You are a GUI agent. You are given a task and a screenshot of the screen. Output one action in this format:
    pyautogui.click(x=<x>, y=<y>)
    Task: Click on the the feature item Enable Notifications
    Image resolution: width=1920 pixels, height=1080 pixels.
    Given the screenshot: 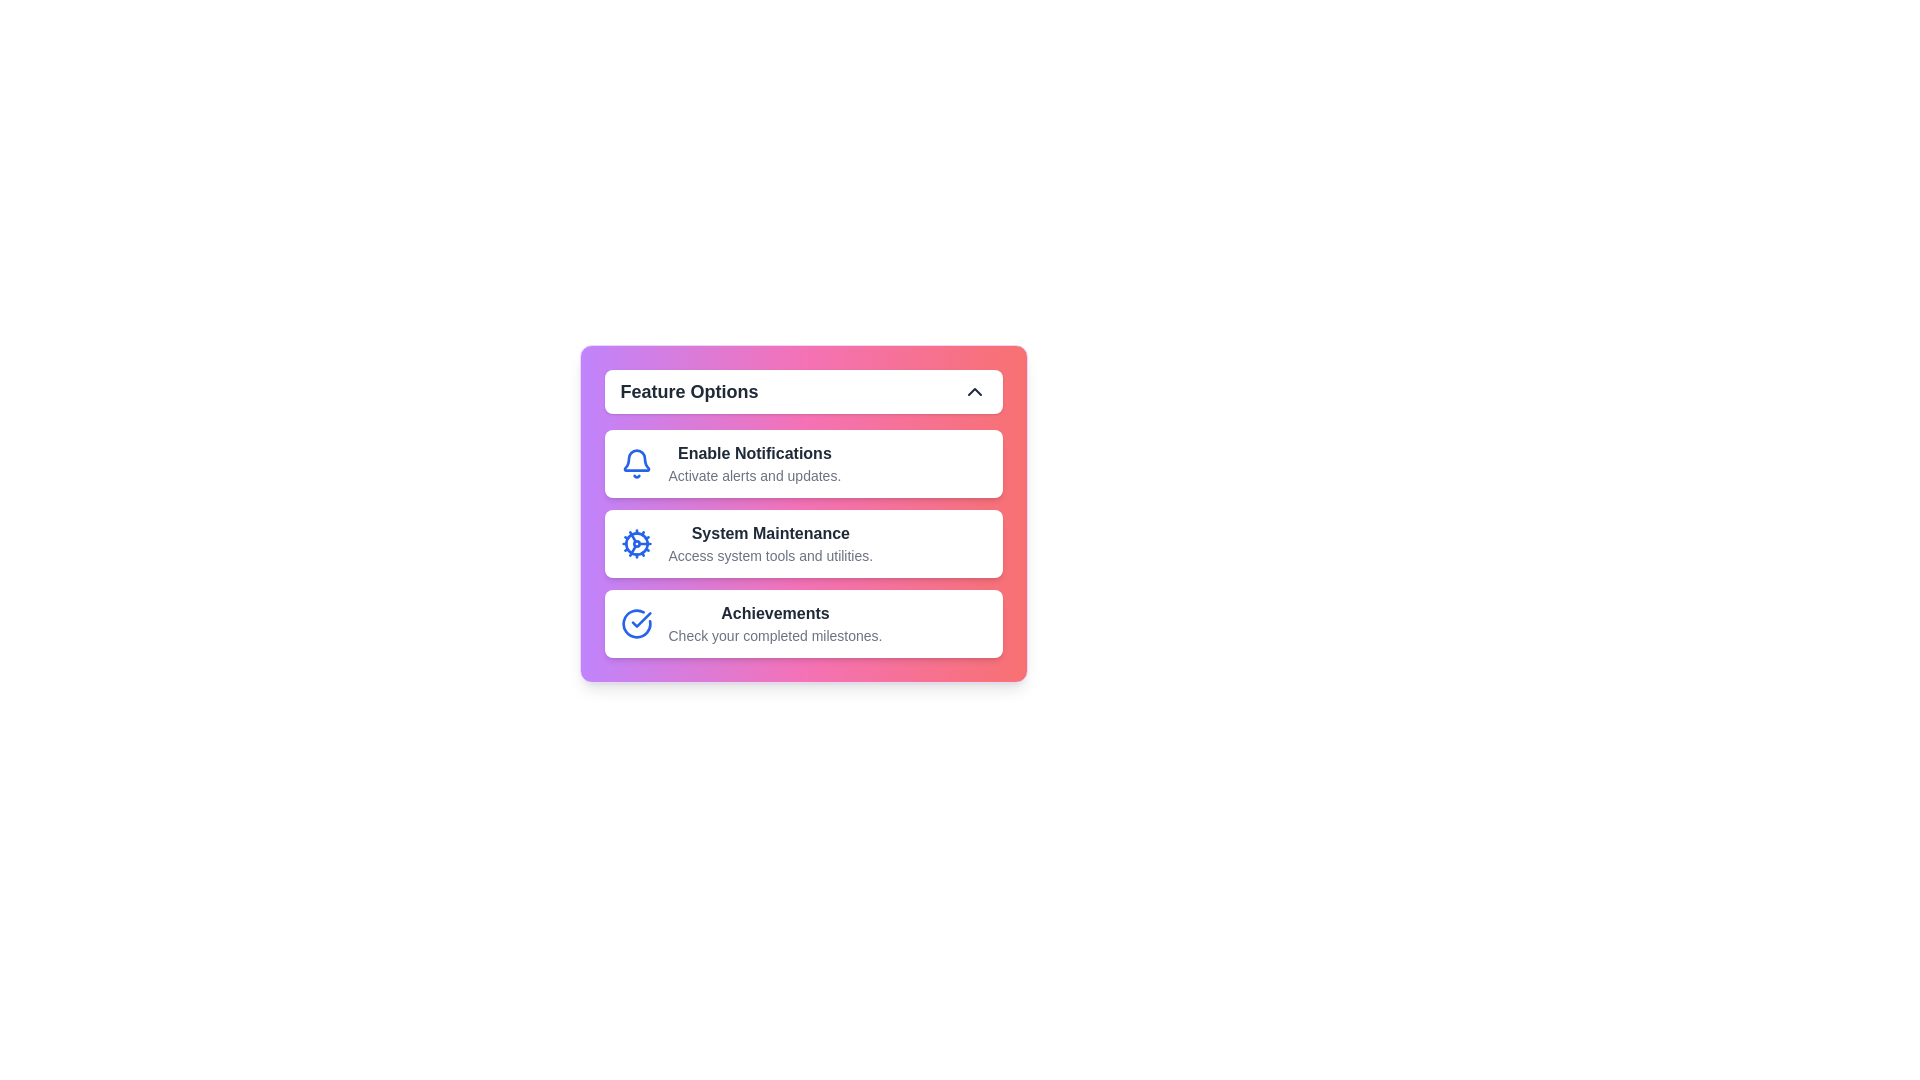 What is the action you would take?
    pyautogui.click(x=803, y=463)
    